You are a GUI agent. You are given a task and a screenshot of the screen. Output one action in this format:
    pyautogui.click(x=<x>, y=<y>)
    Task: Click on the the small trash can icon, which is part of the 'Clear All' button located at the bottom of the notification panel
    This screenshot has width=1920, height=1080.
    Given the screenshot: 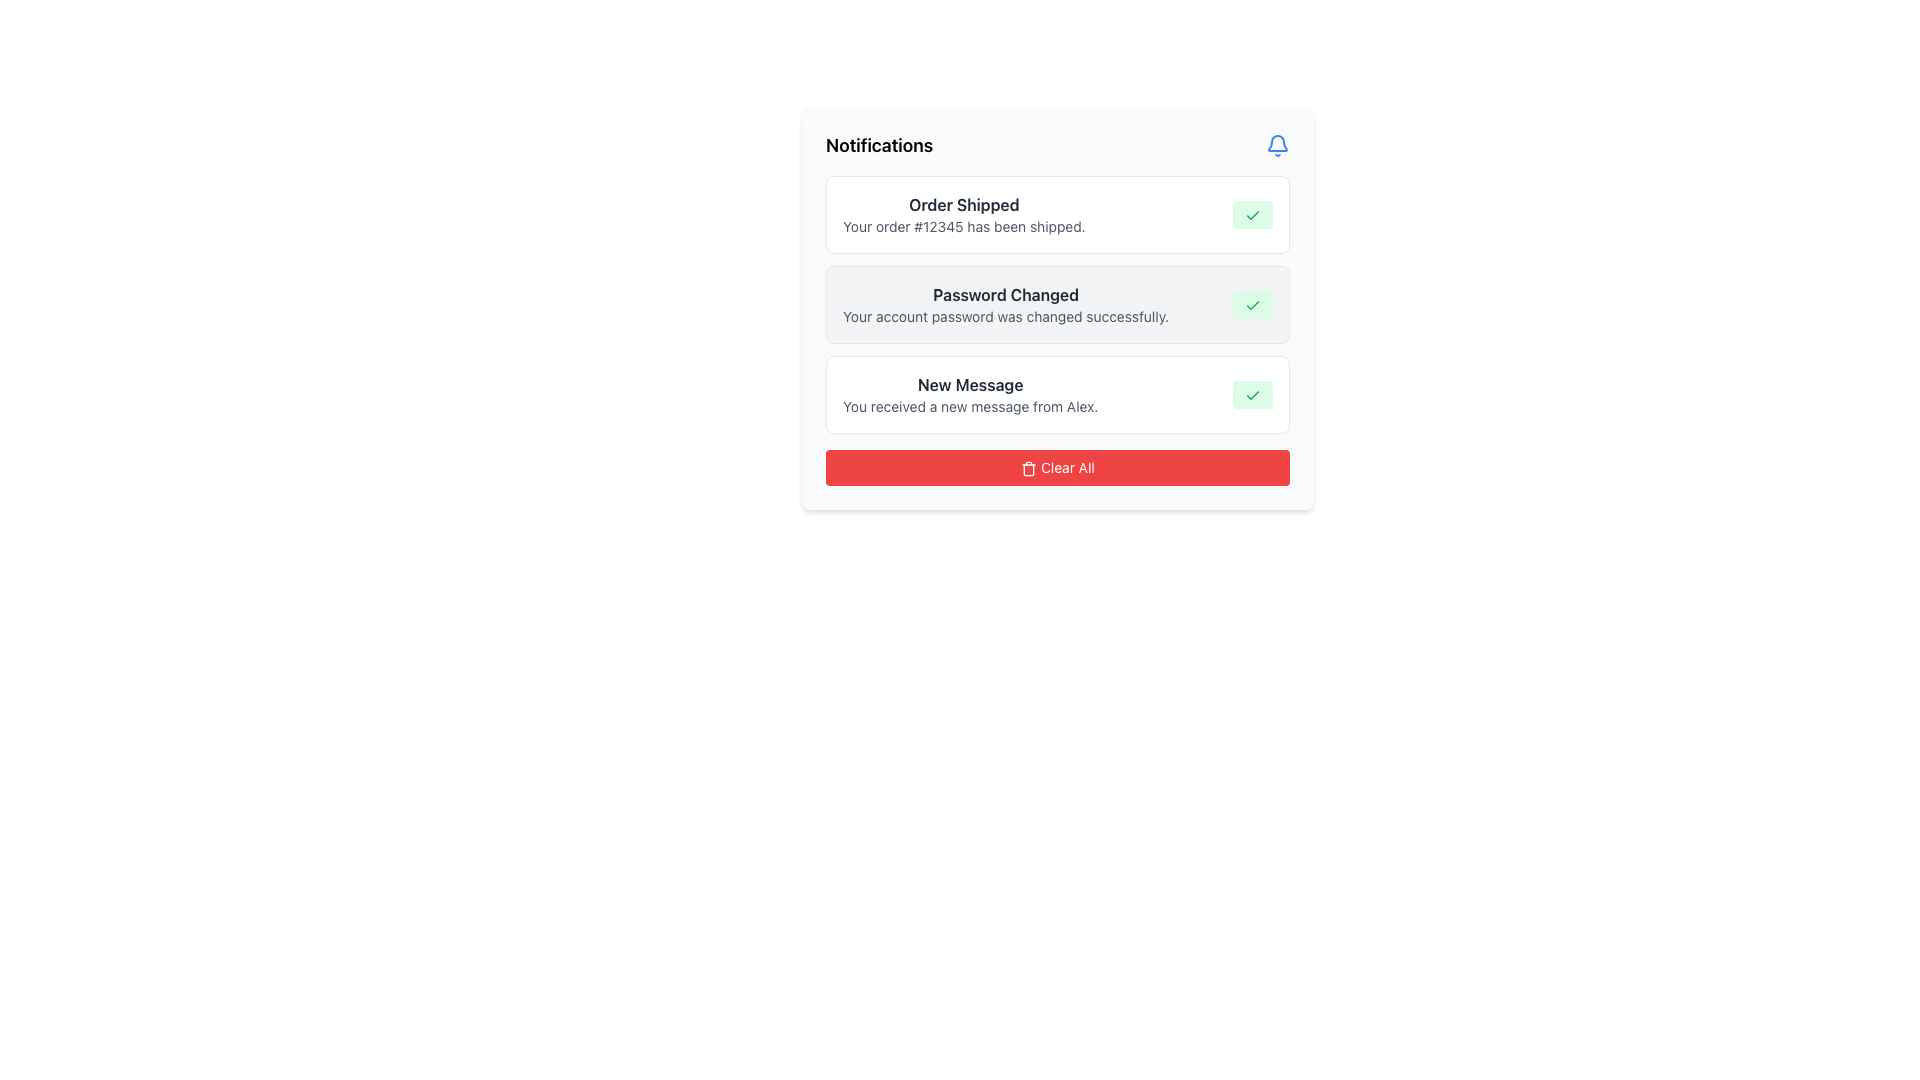 What is the action you would take?
    pyautogui.click(x=1029, y=469)
    